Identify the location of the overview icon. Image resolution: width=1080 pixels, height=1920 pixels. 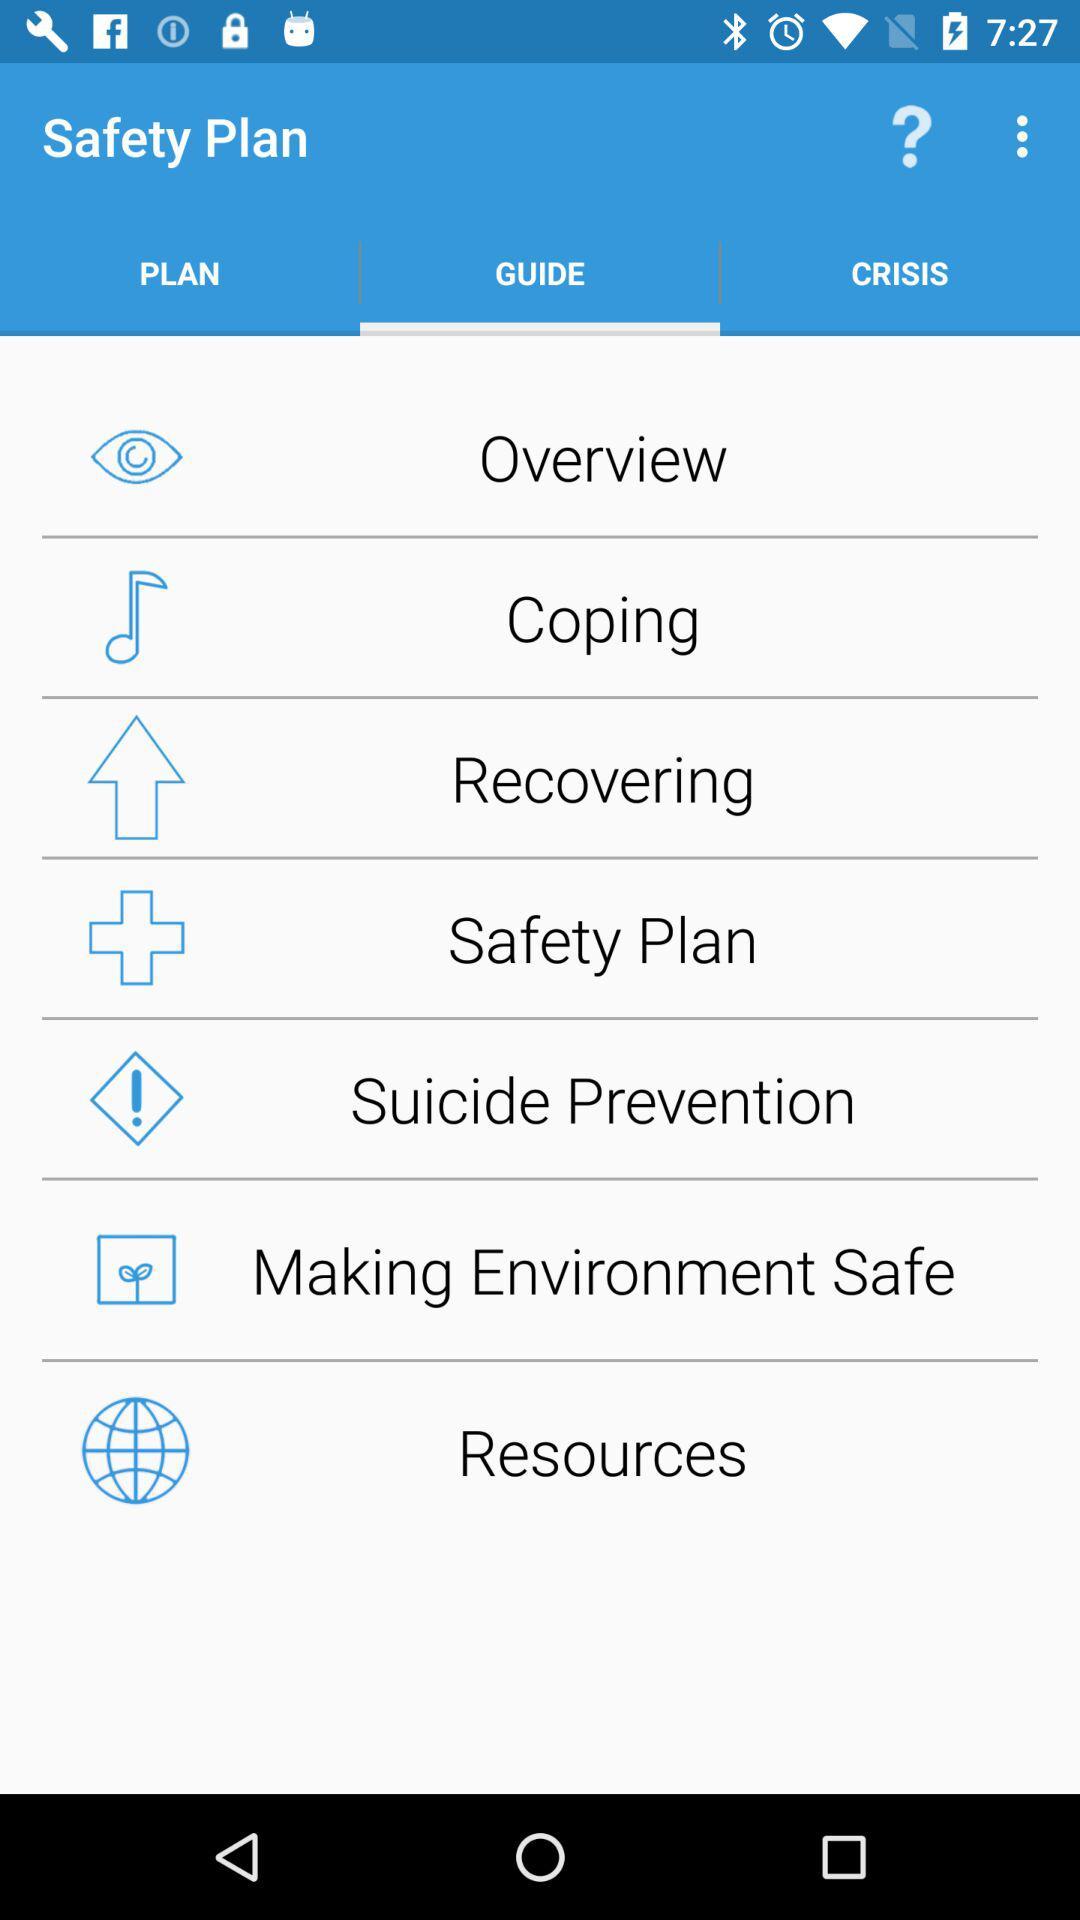
(540, 455).